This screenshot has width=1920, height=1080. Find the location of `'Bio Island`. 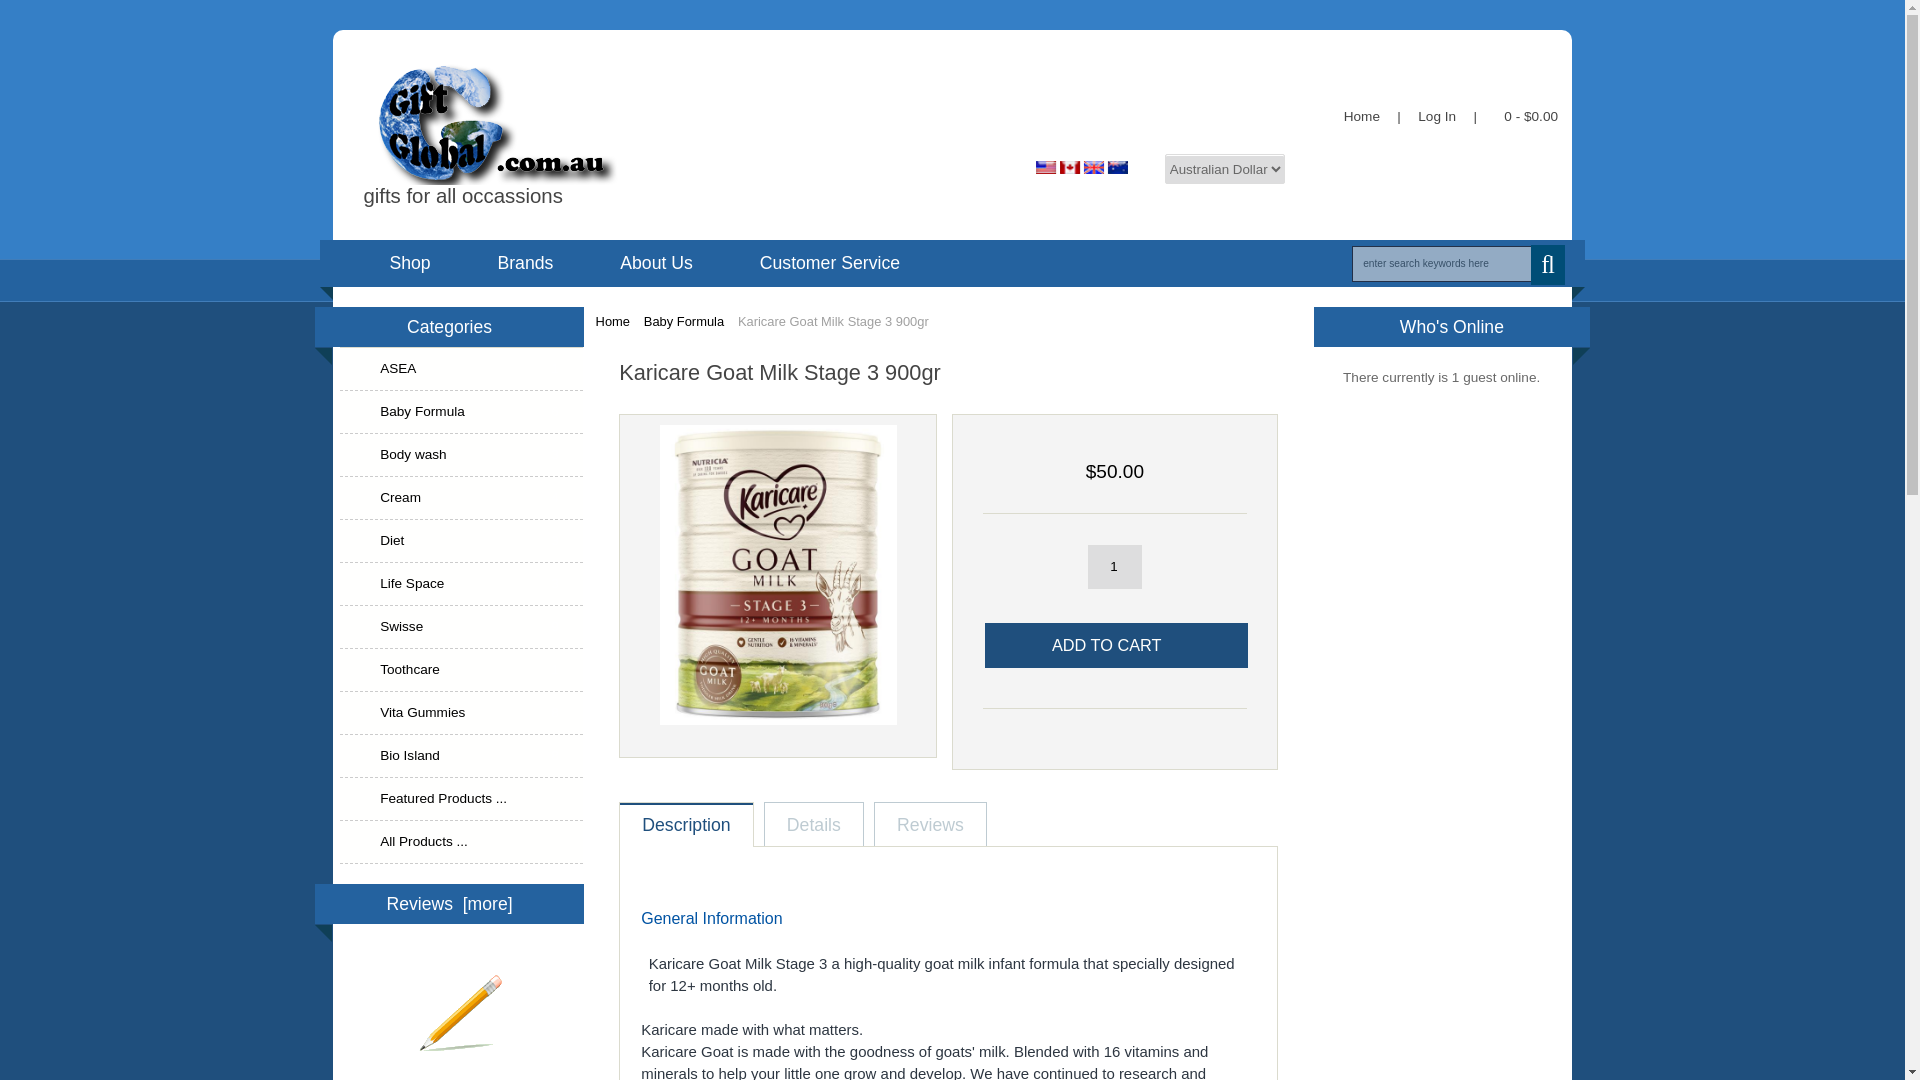

'Bio Island is located at coordinates (460, 756).